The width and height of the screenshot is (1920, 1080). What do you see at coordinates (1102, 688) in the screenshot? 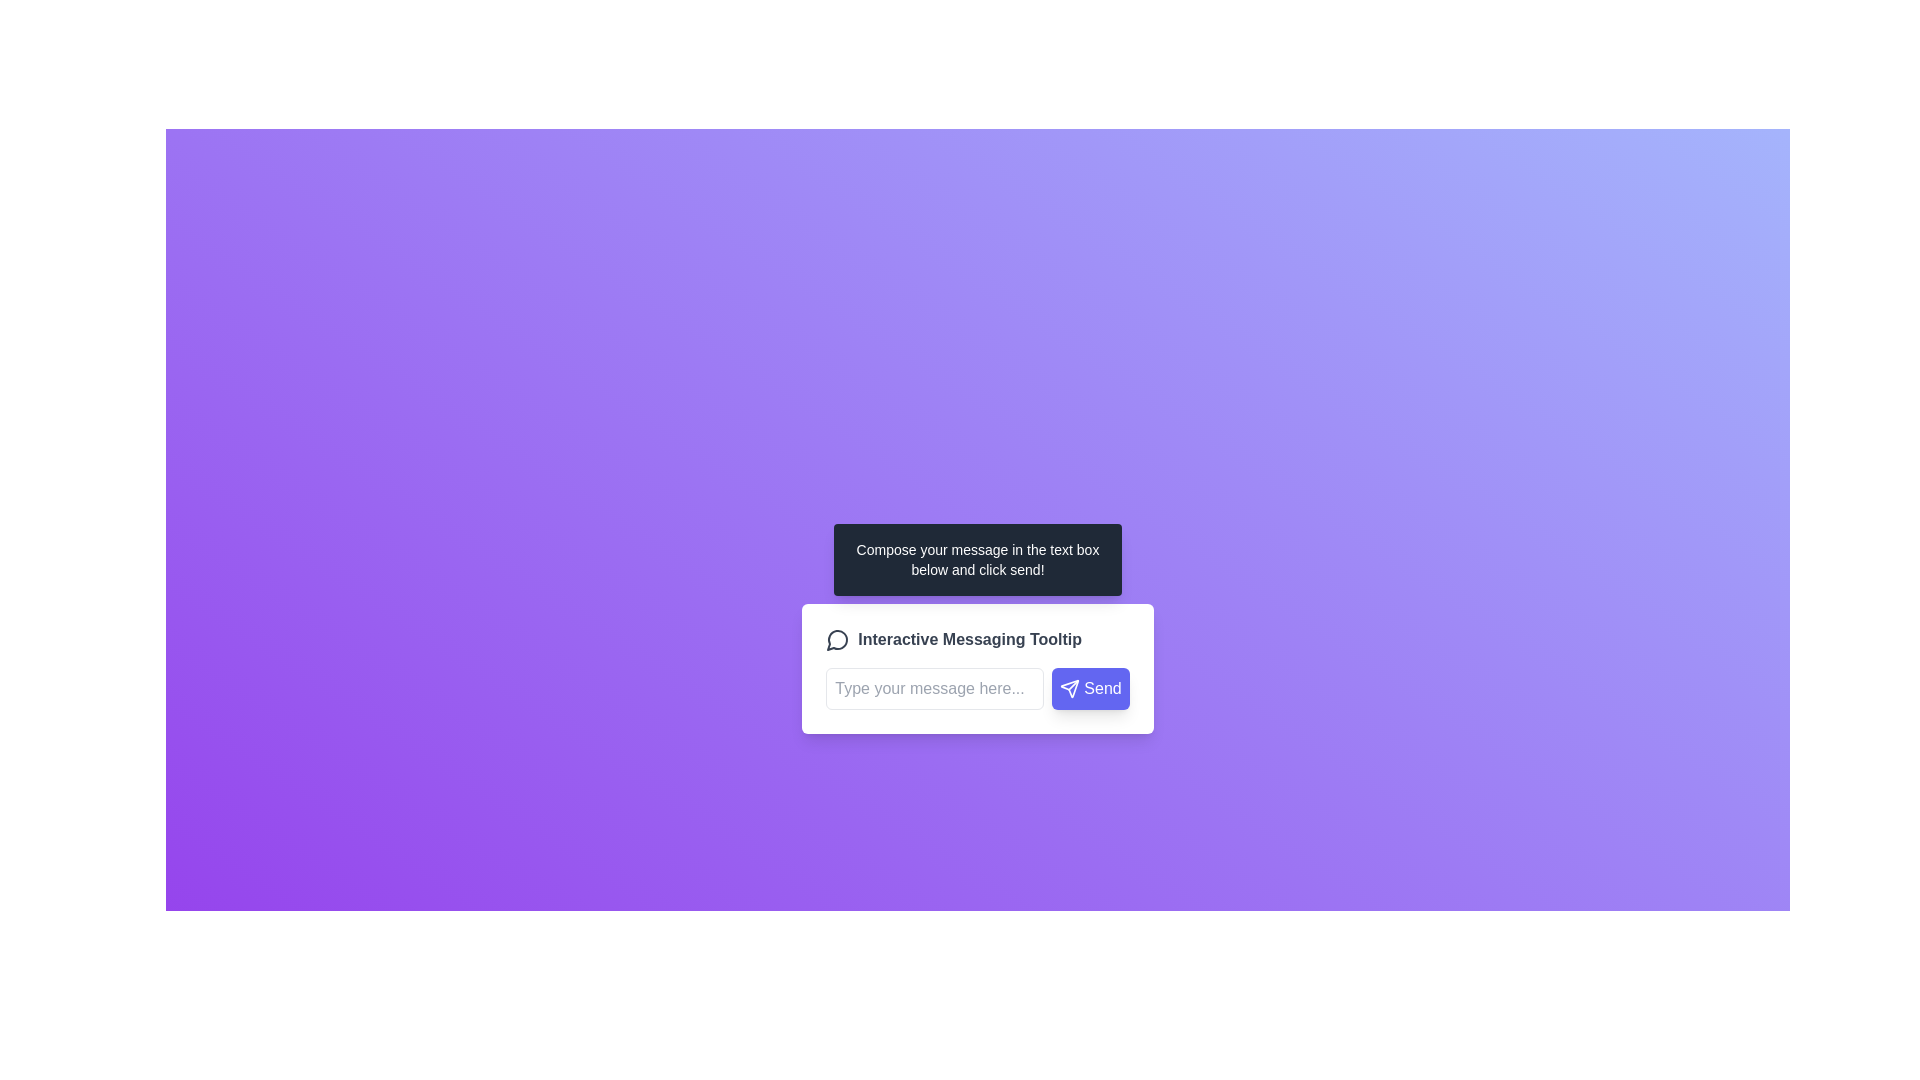
I see `the 'Send' text element located on the right side of the blue button` at bounding box center [1102, 688].